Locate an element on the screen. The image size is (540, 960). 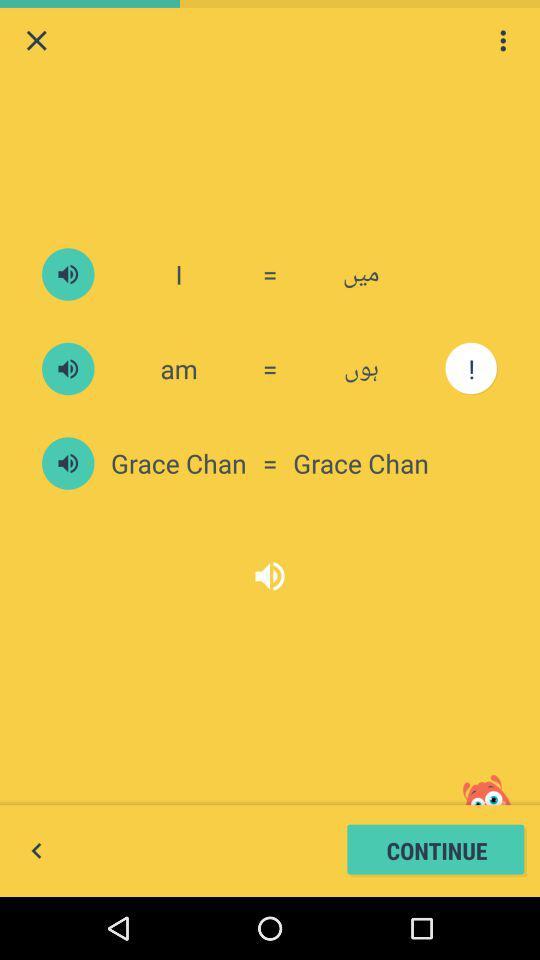
the volume icon is located at coordinates (67, 495).